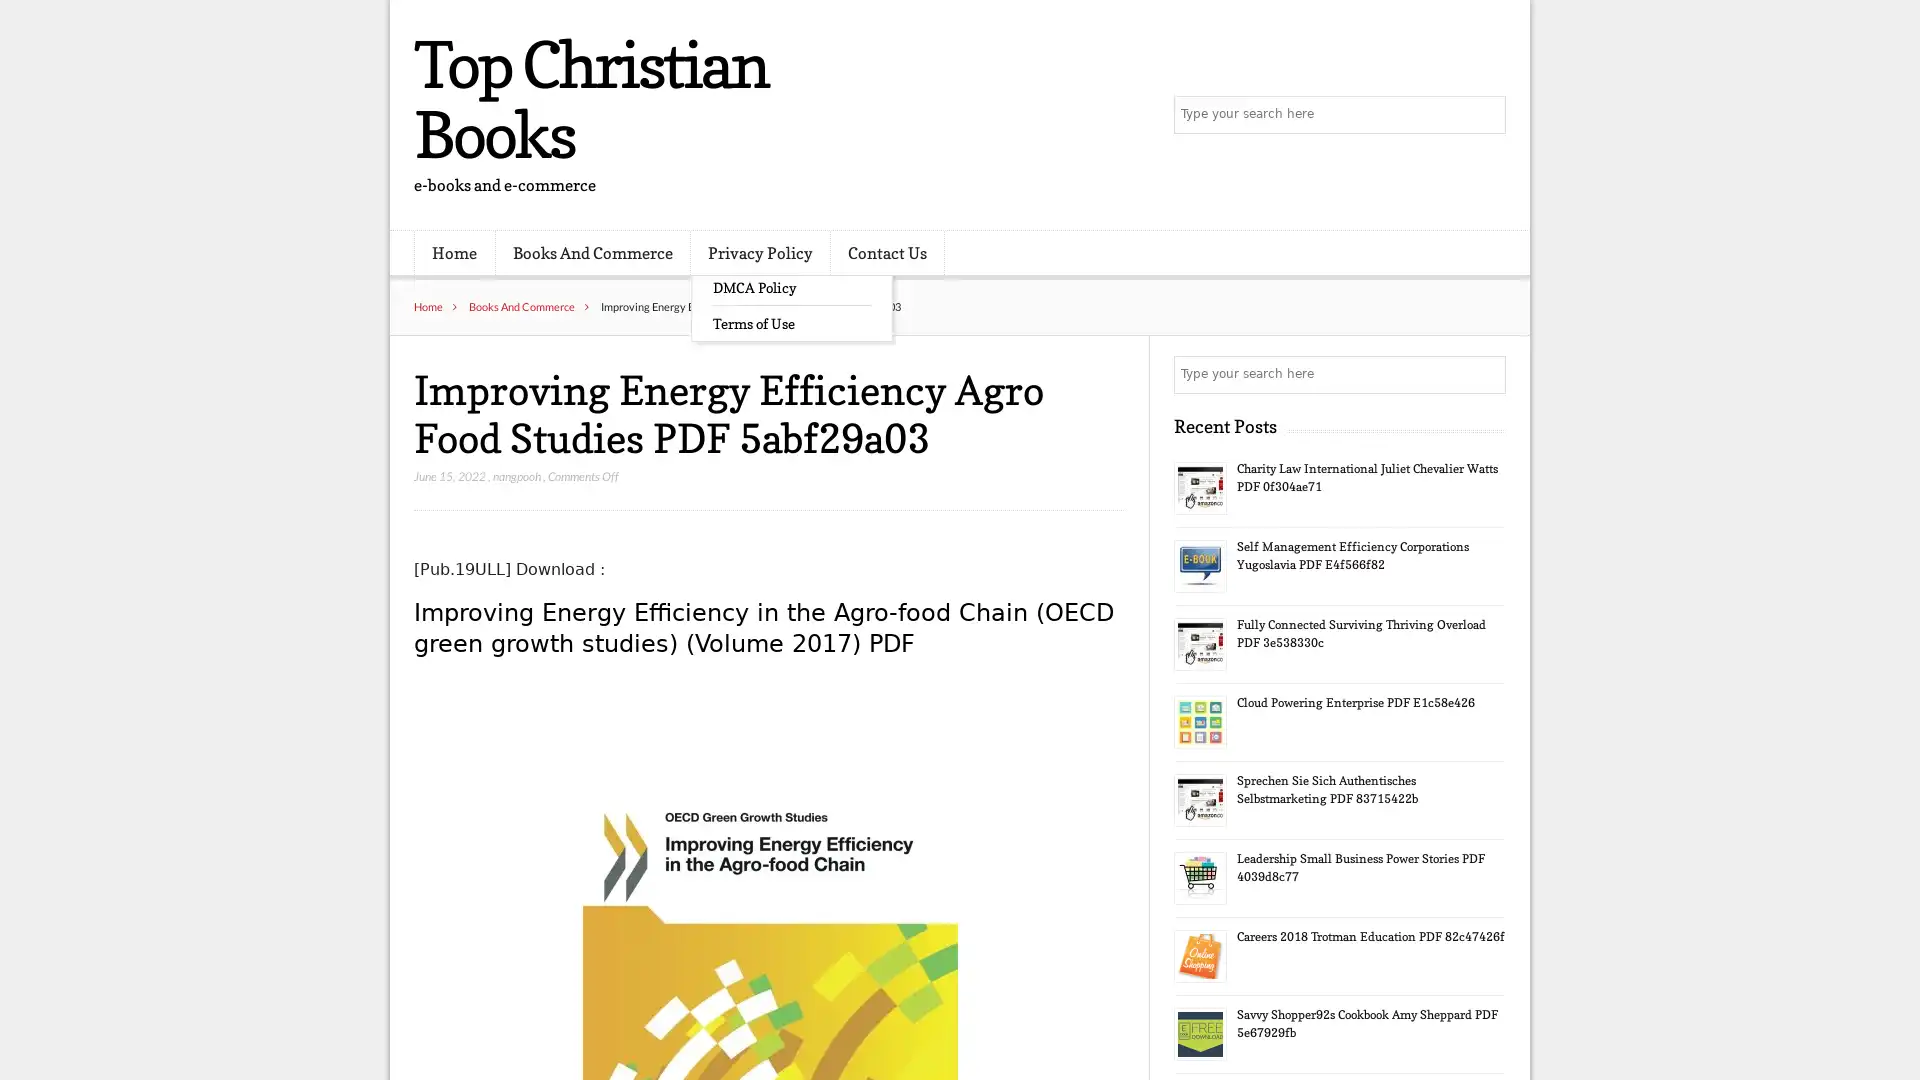  Describe the element at coordinates (1485, 374) in the screenshot. I see `Search` at that location.